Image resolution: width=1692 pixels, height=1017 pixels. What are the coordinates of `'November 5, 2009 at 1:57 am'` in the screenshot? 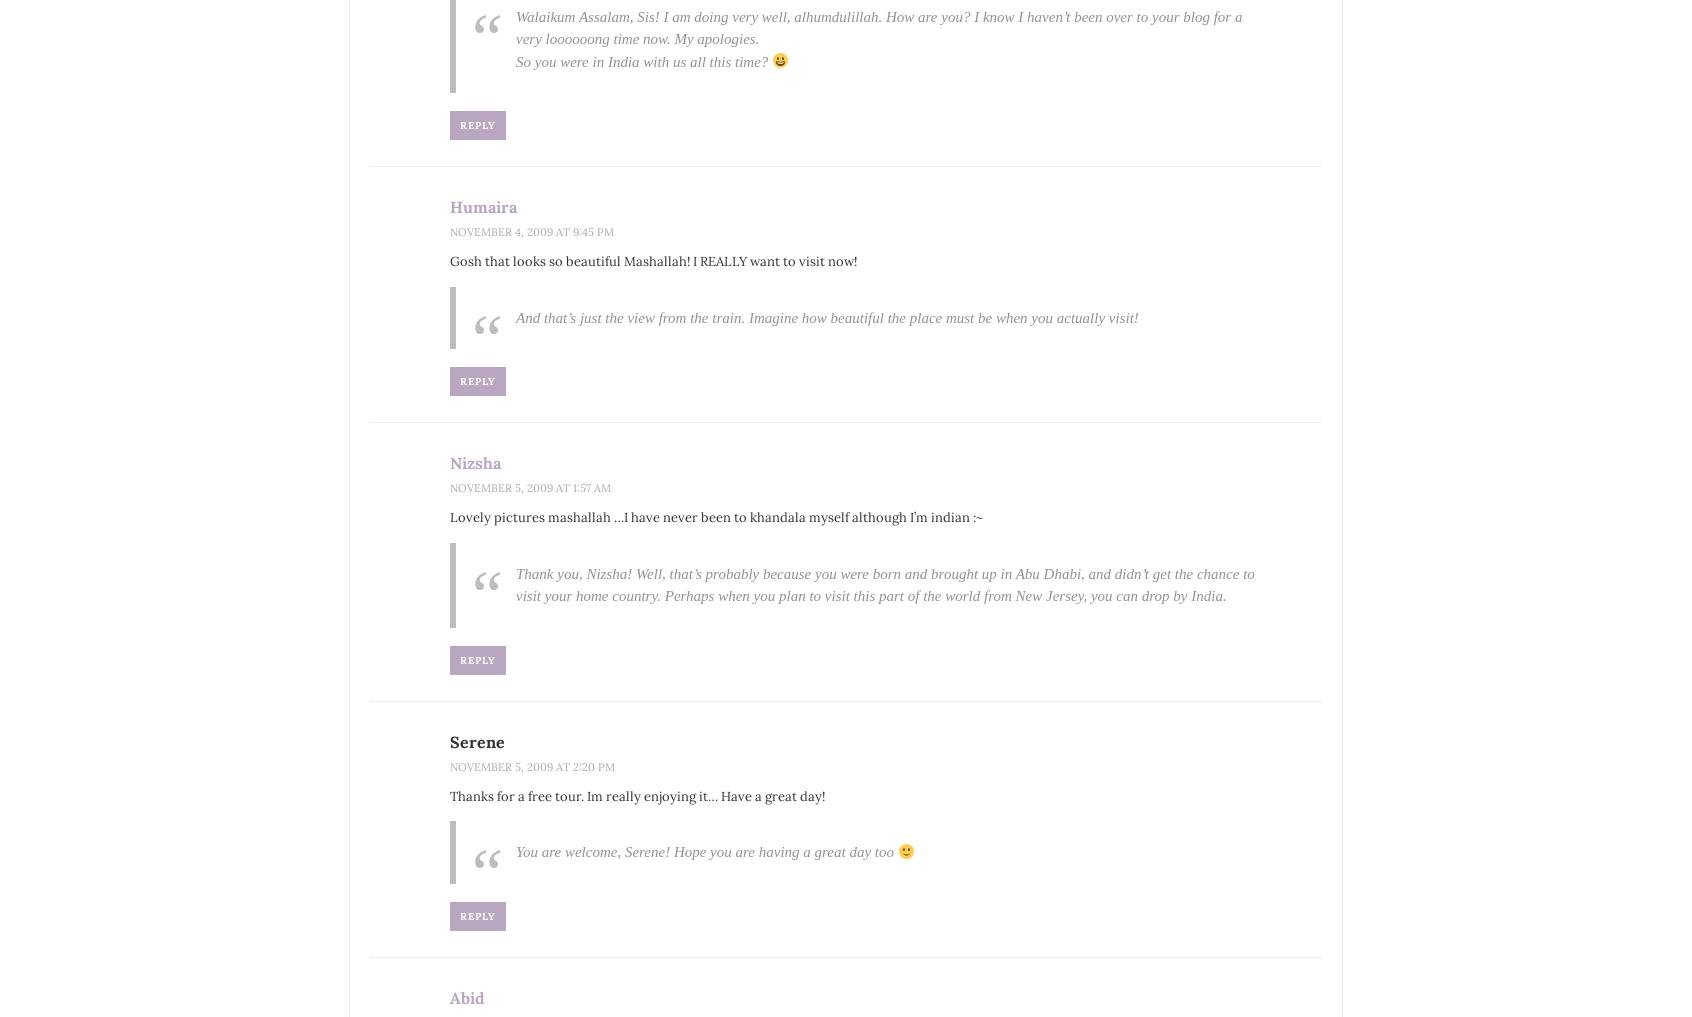 It's located at (530, 486).